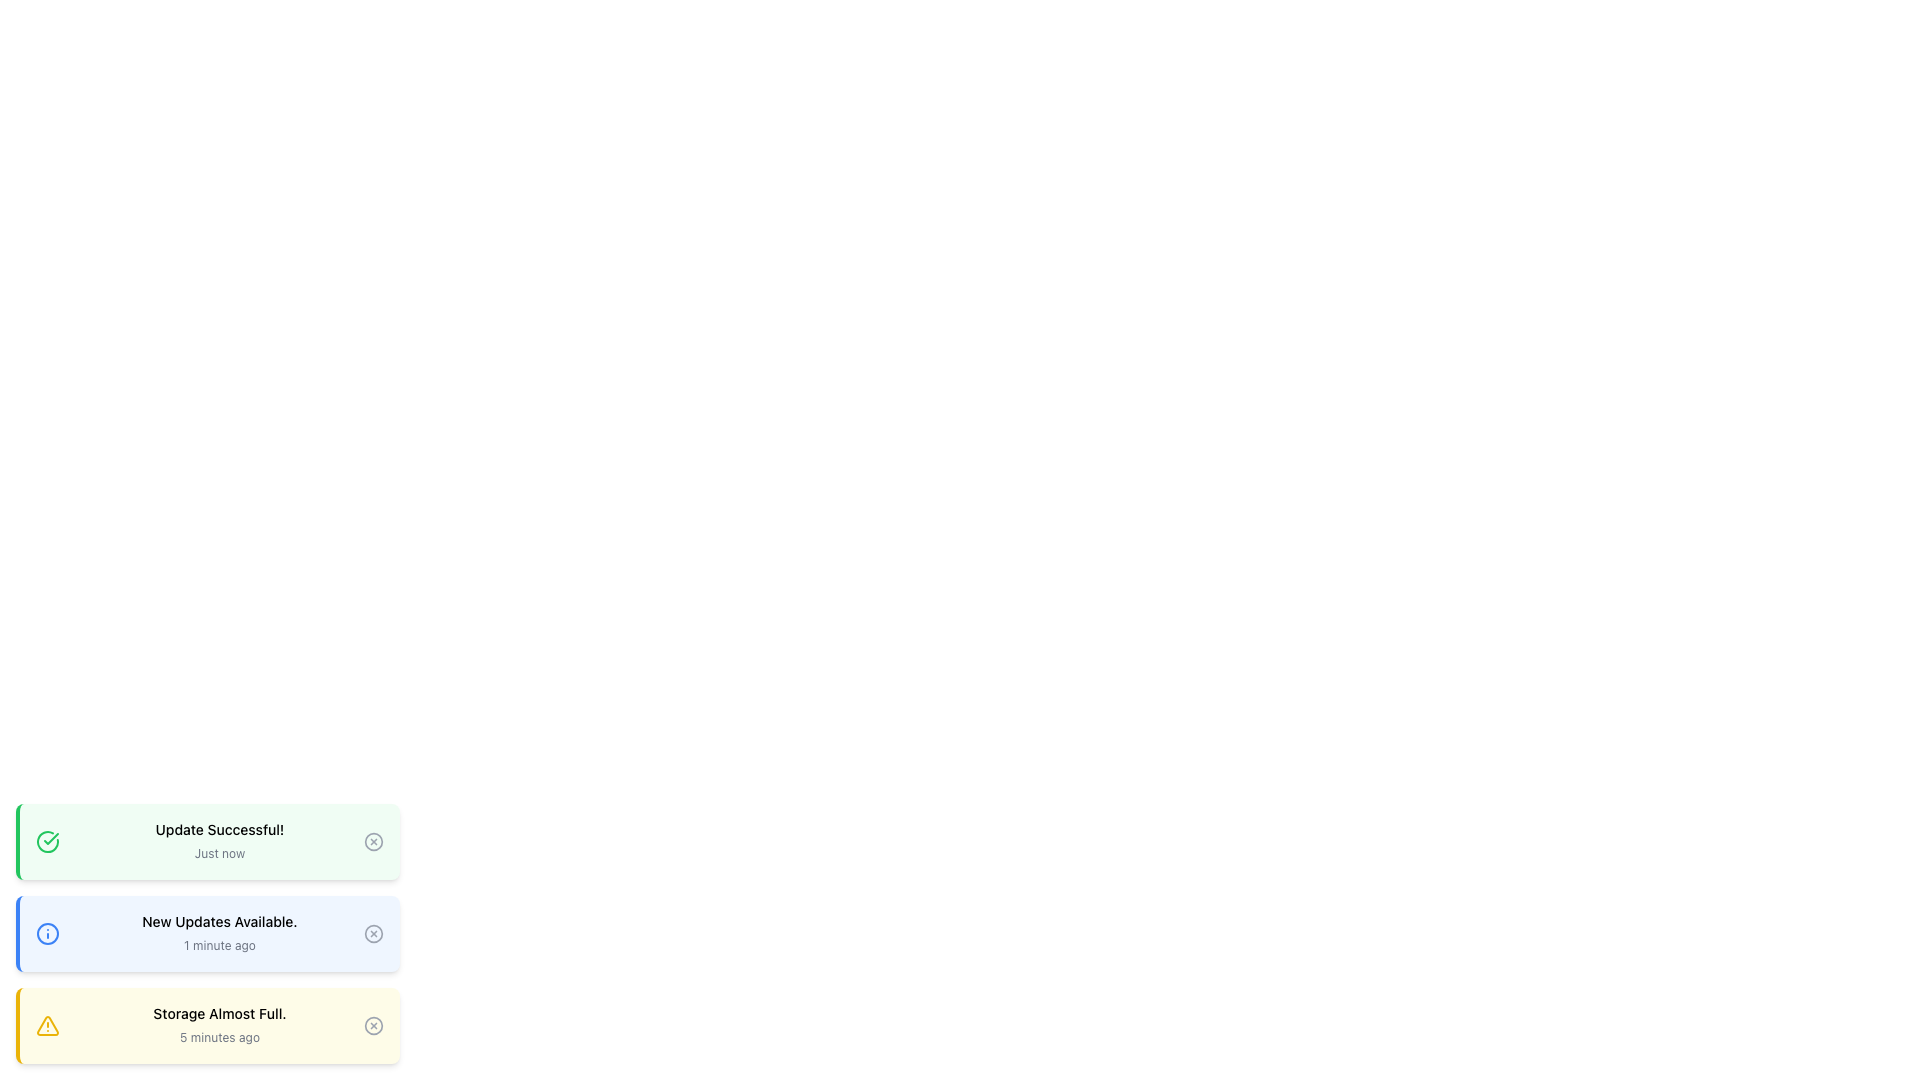 The image size is (1920, 1080). What do you see at coordinates (374, 933) in the screenshot?
I see `the close button located at the rightmost edge of the notification card displaying 'New Updates Available'` at bounding box center [374, 933].